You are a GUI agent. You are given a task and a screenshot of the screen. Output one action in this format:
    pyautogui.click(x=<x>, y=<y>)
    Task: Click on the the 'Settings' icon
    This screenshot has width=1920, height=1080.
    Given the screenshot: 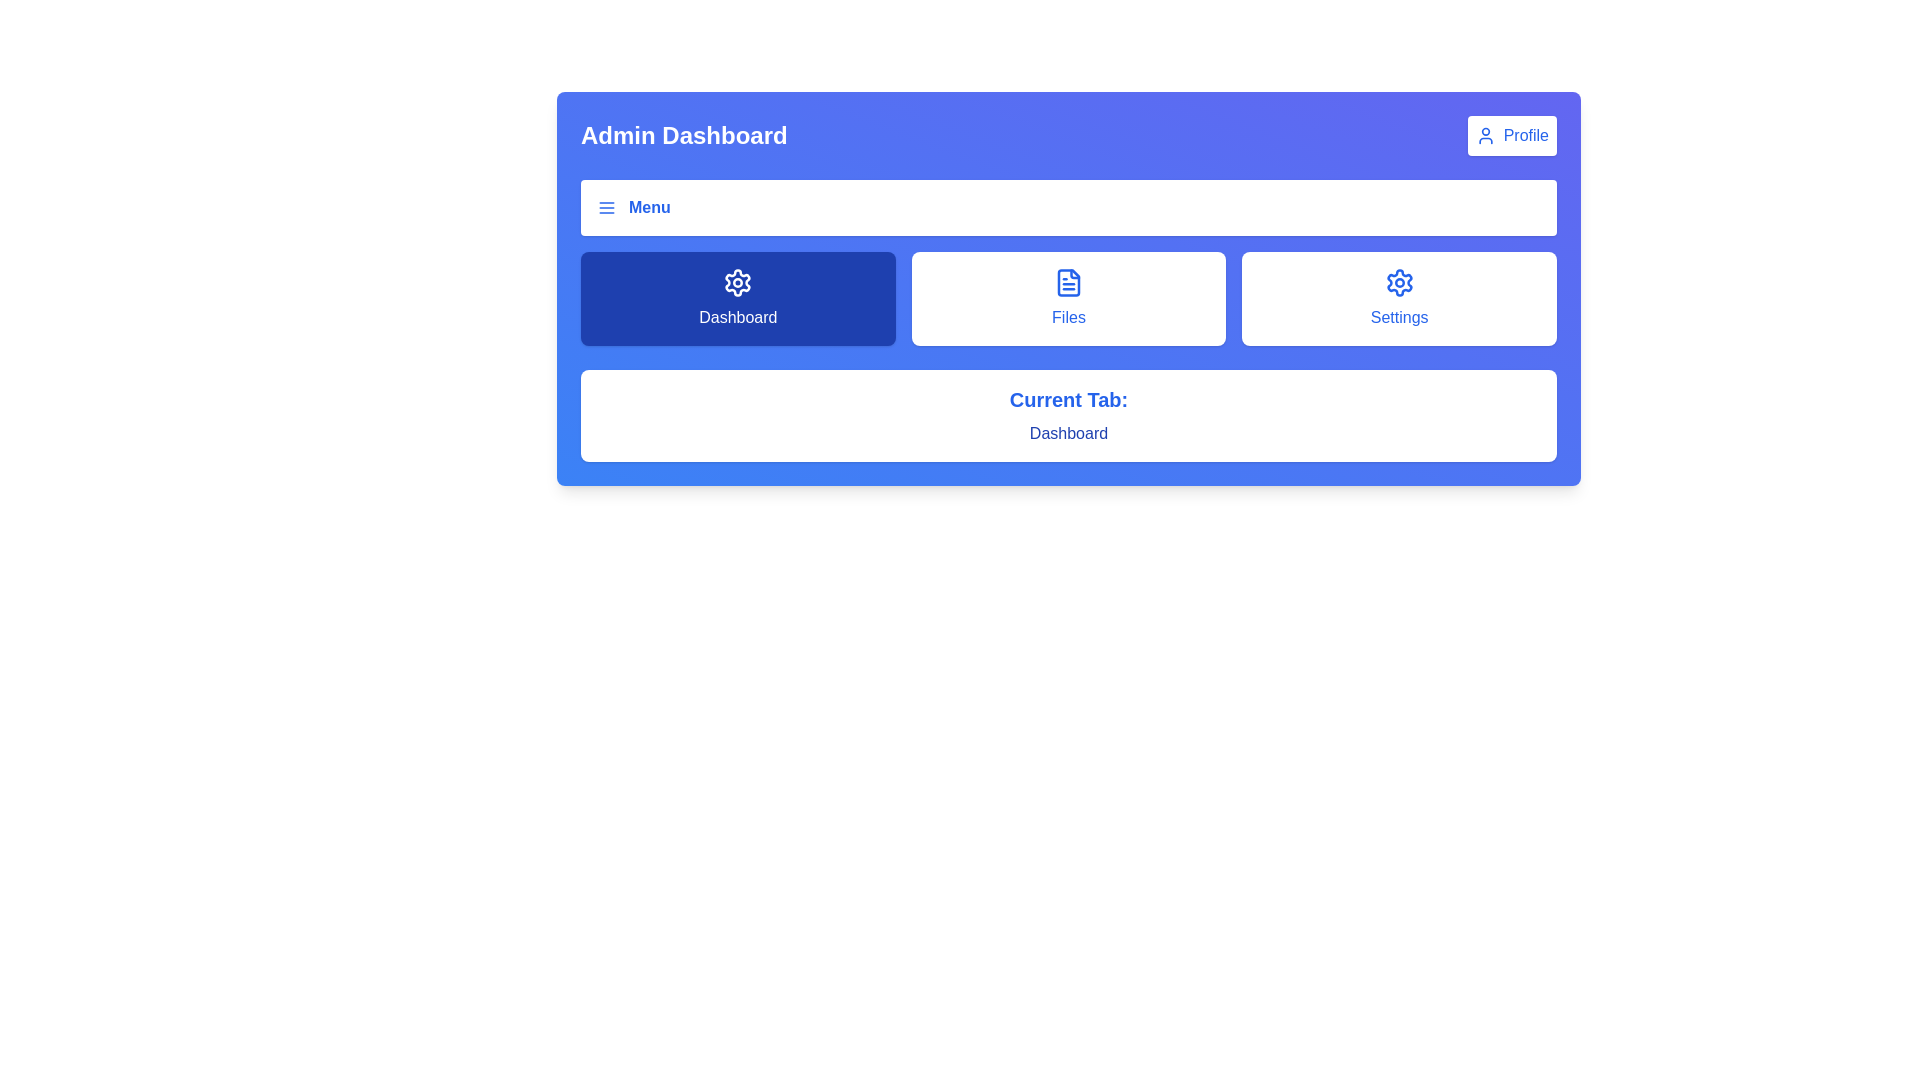 What is the action you would take?
    pyautogui.click(x=1398, y=282)
    